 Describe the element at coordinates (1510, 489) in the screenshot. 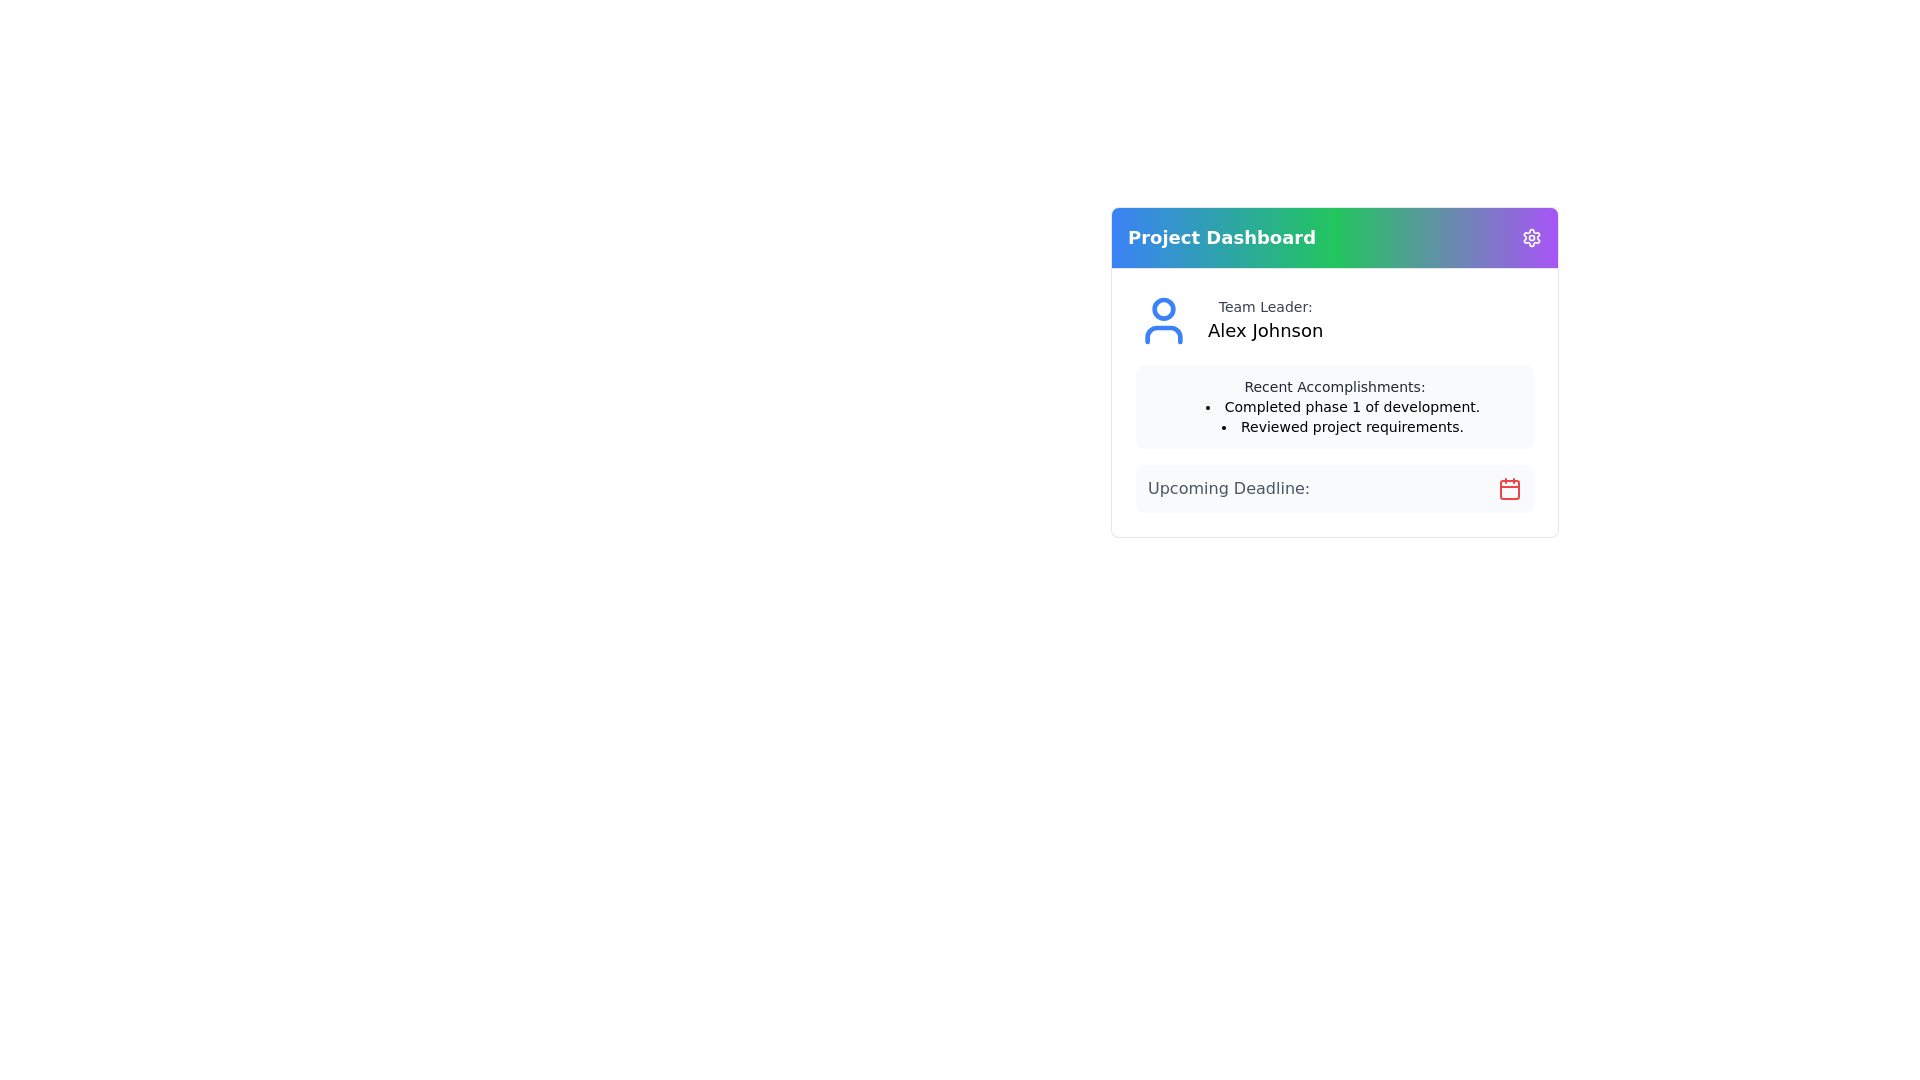

I see `the red calendar icon located at the far right side of the 'Upcoming Deadline:' section in the 'Project Dashboard' card` at that location.